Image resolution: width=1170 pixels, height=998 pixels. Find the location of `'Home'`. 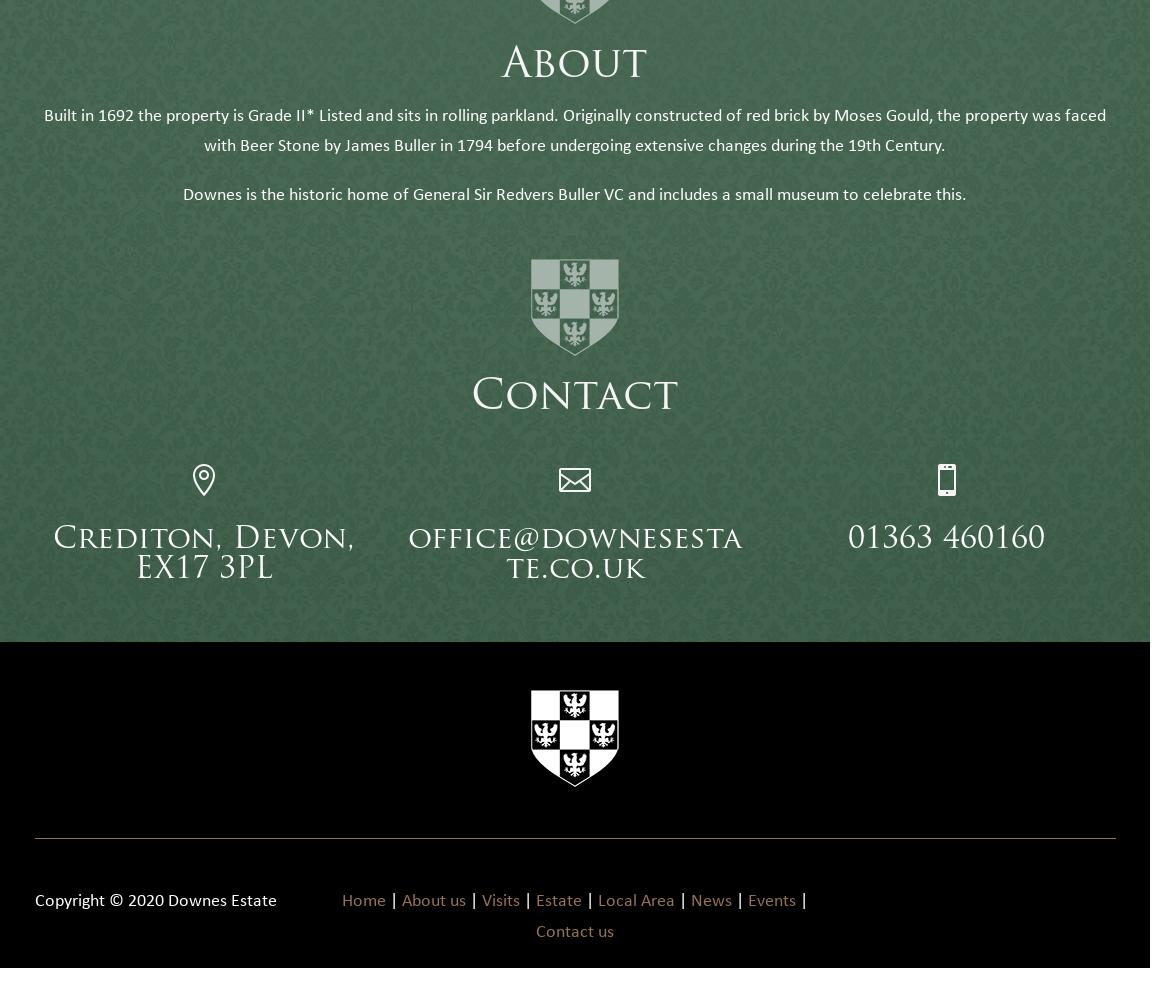

'Home' is located at coordinates (340, 930).